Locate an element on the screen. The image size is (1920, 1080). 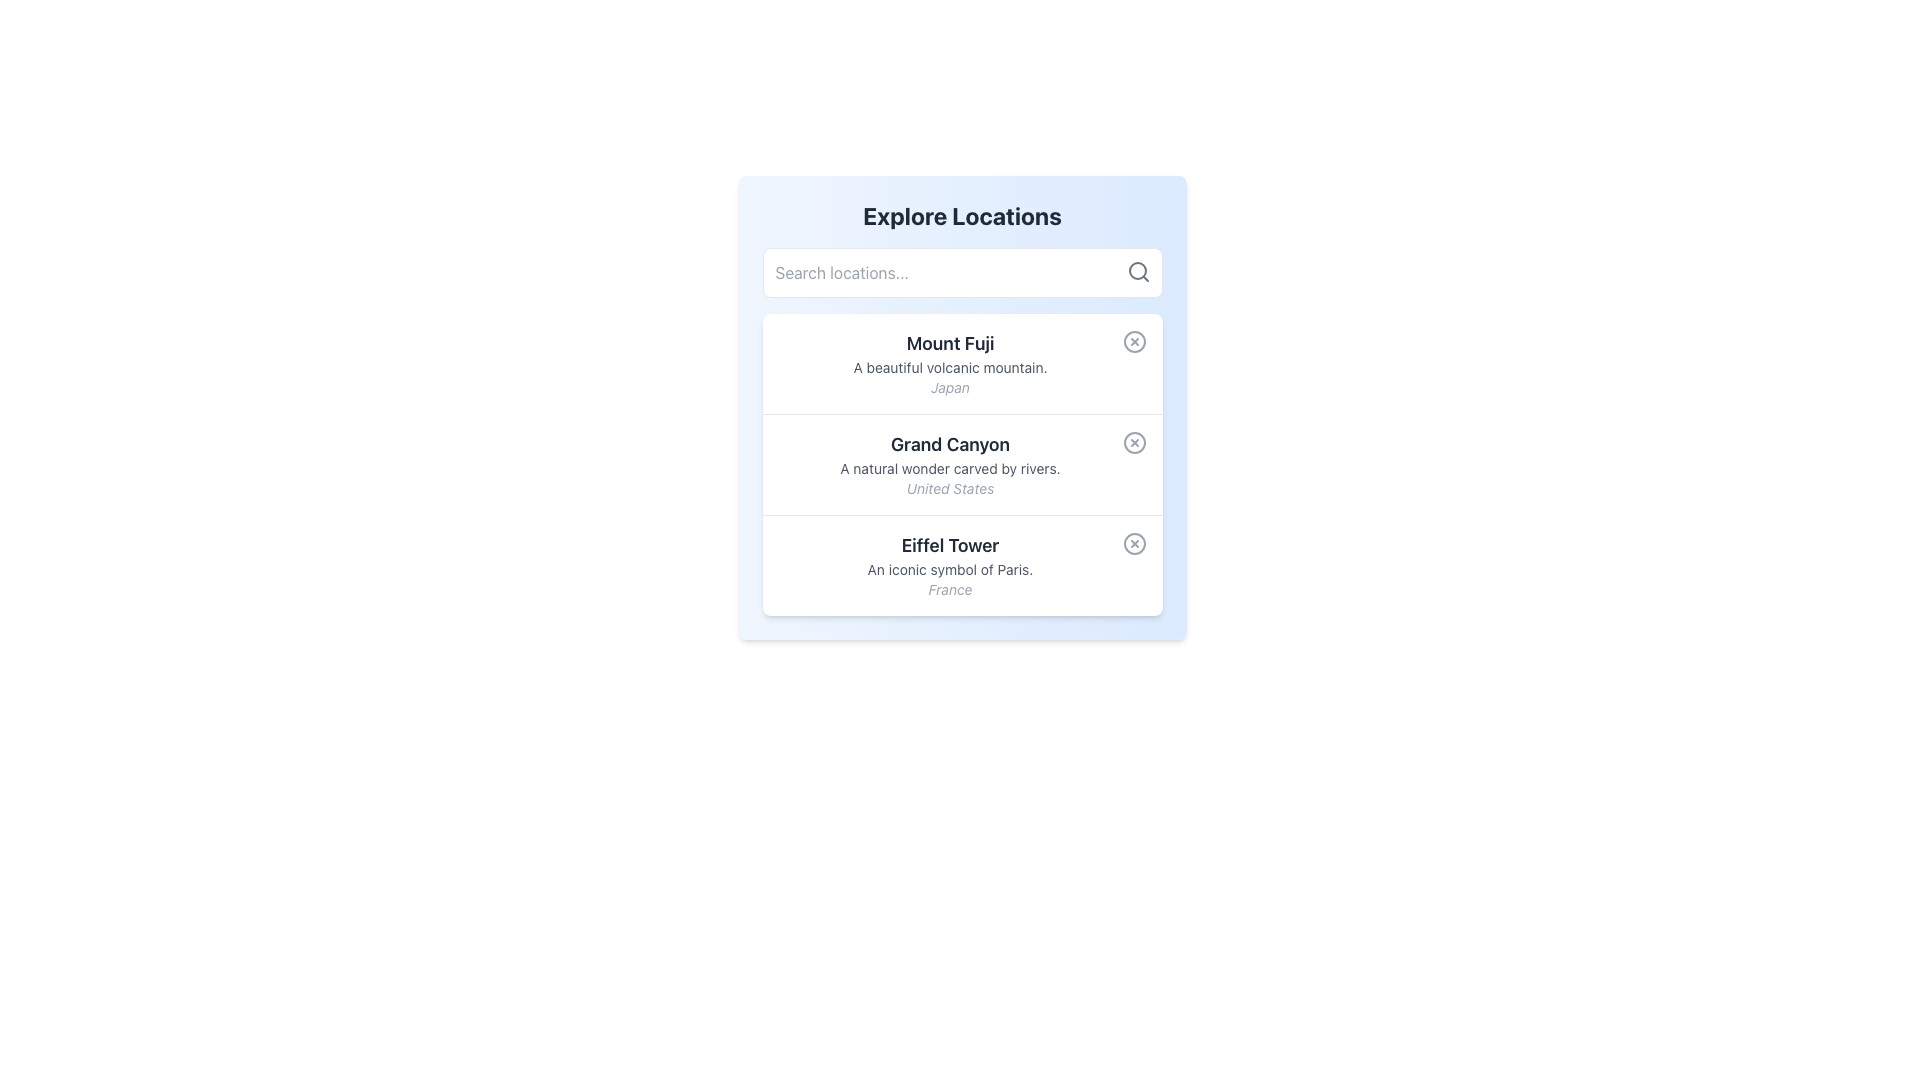
the text block titled 'Grand Canyon', which includes a description and subtext, located in the 'Explore Locations' panel is located at coordinates (949, 465).